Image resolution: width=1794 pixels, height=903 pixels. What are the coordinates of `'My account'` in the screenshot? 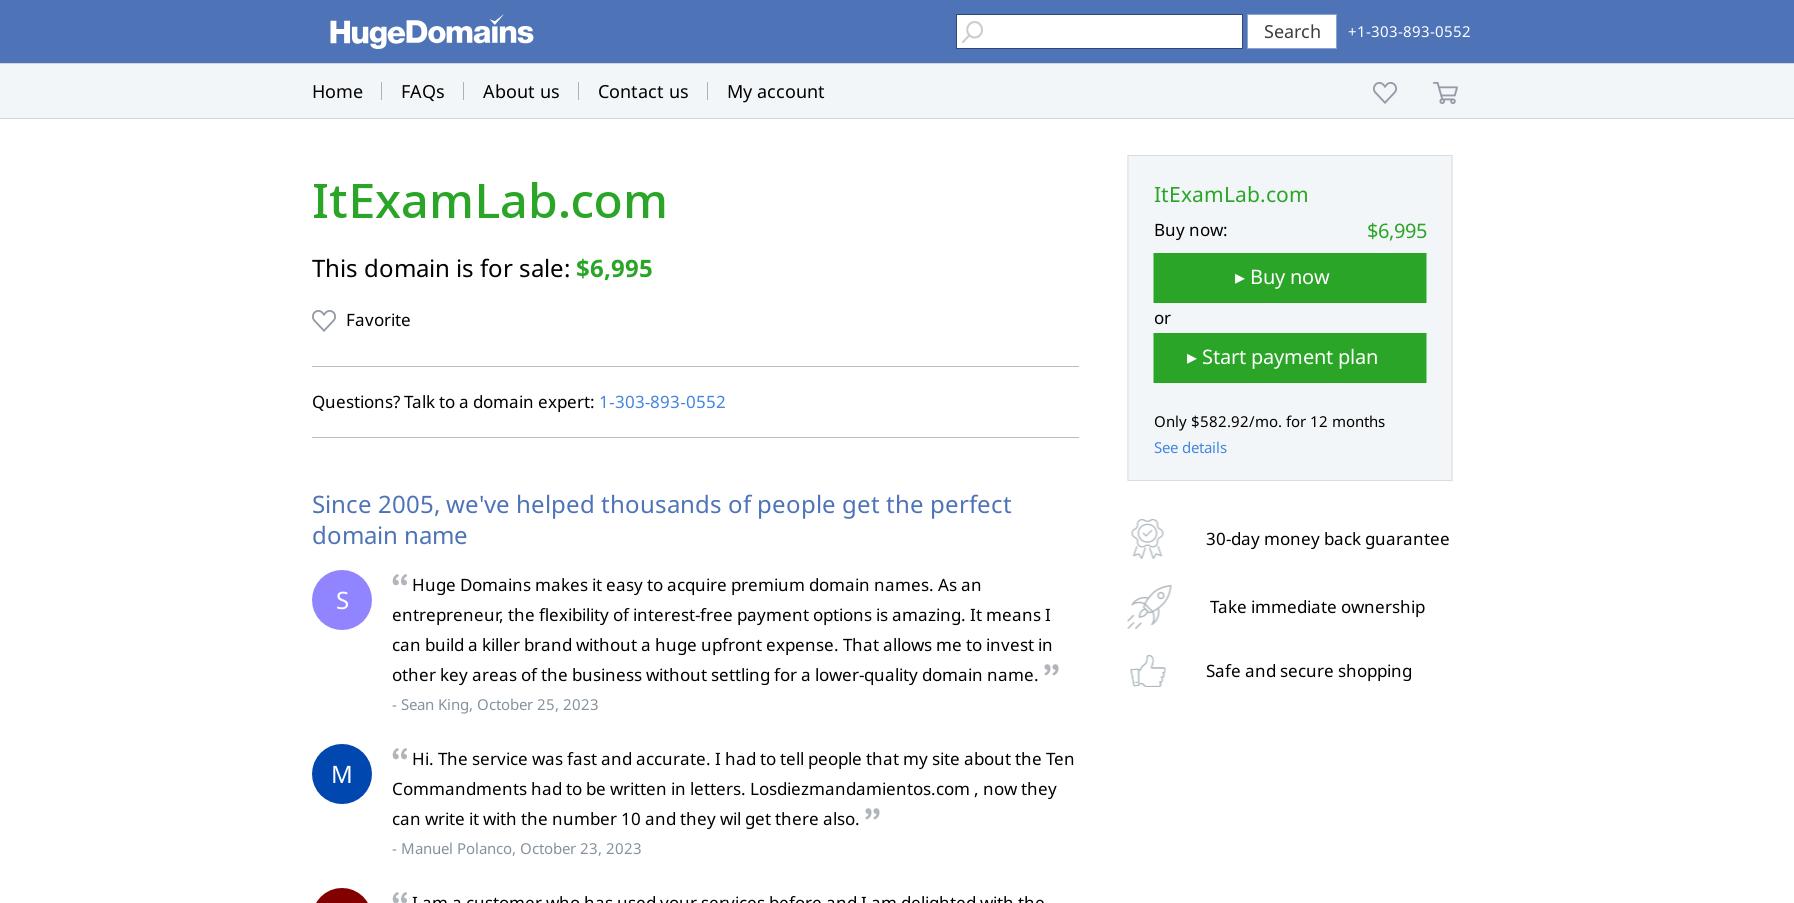 It's located at (776, 91).